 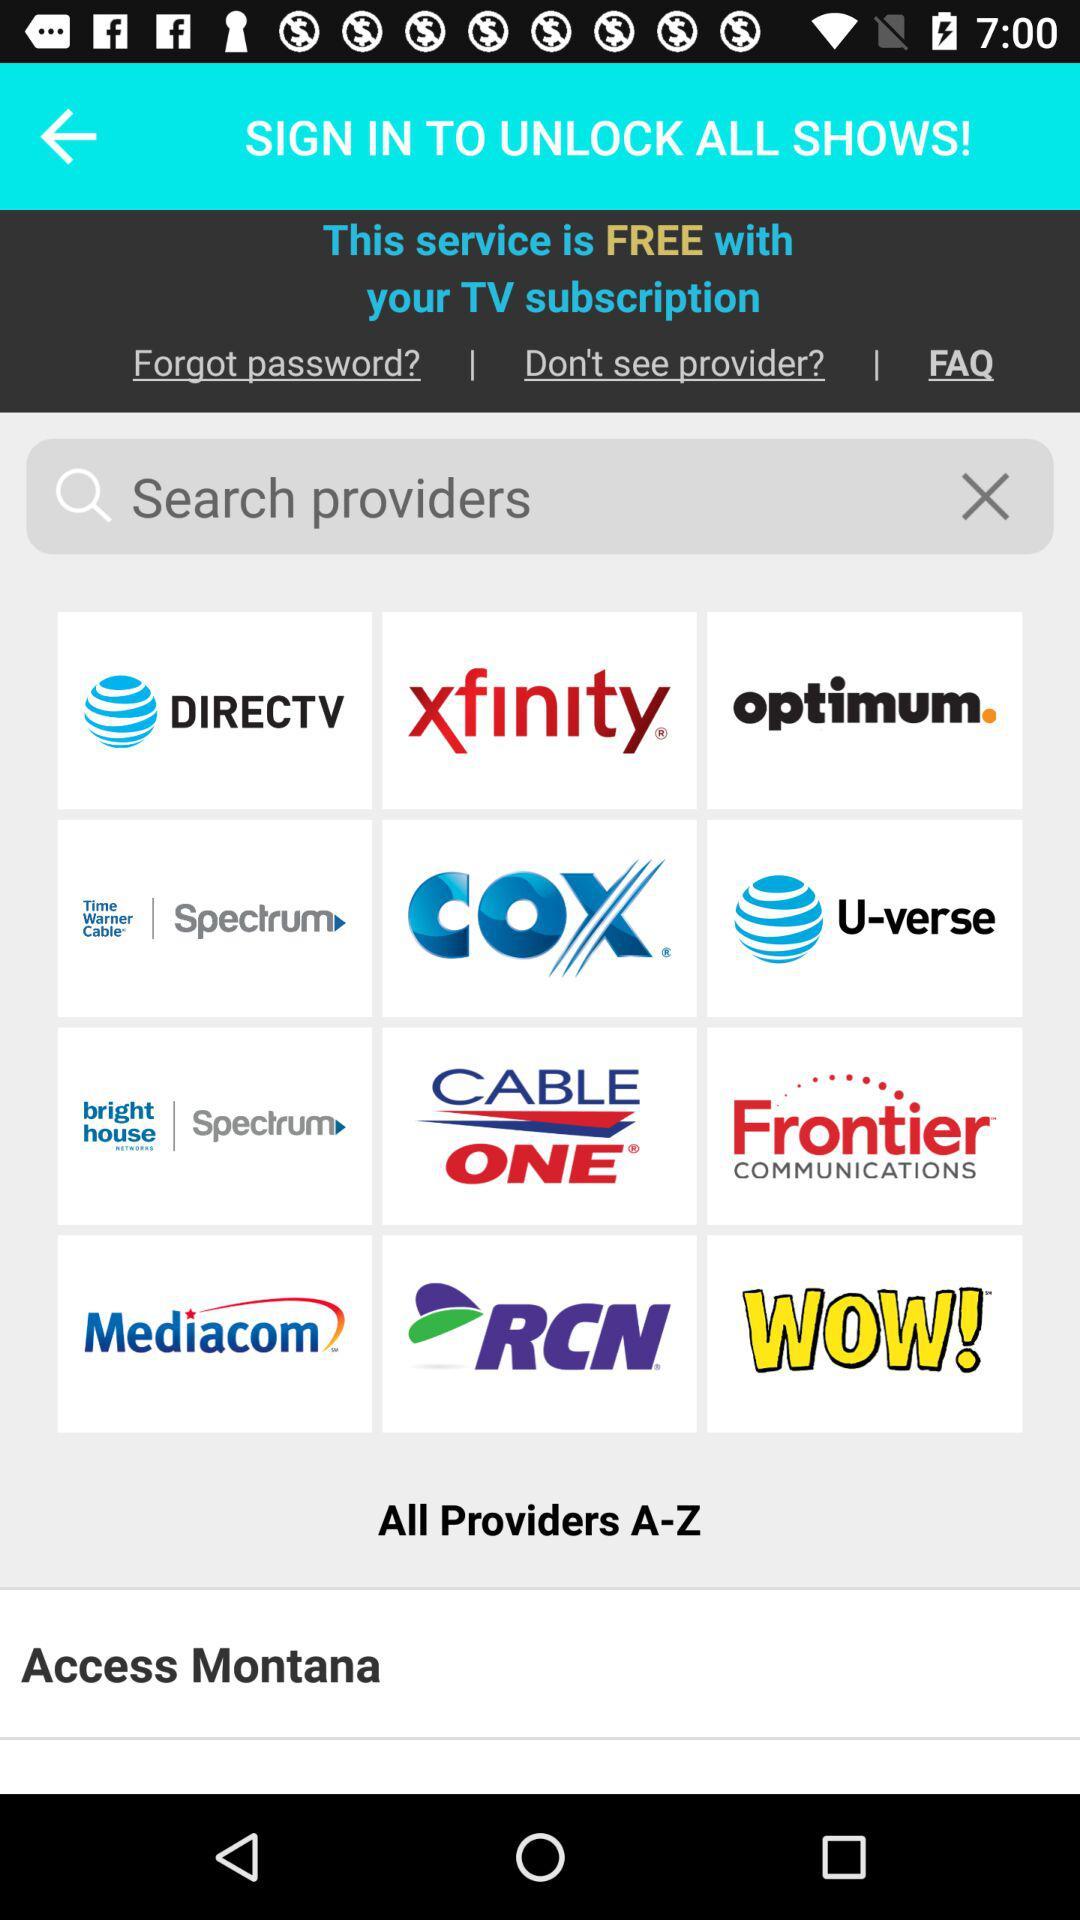 What do you see at coordinates (863, 917) in the screenshot?
I see `at t u-verse` at bounding box center [863, 917].